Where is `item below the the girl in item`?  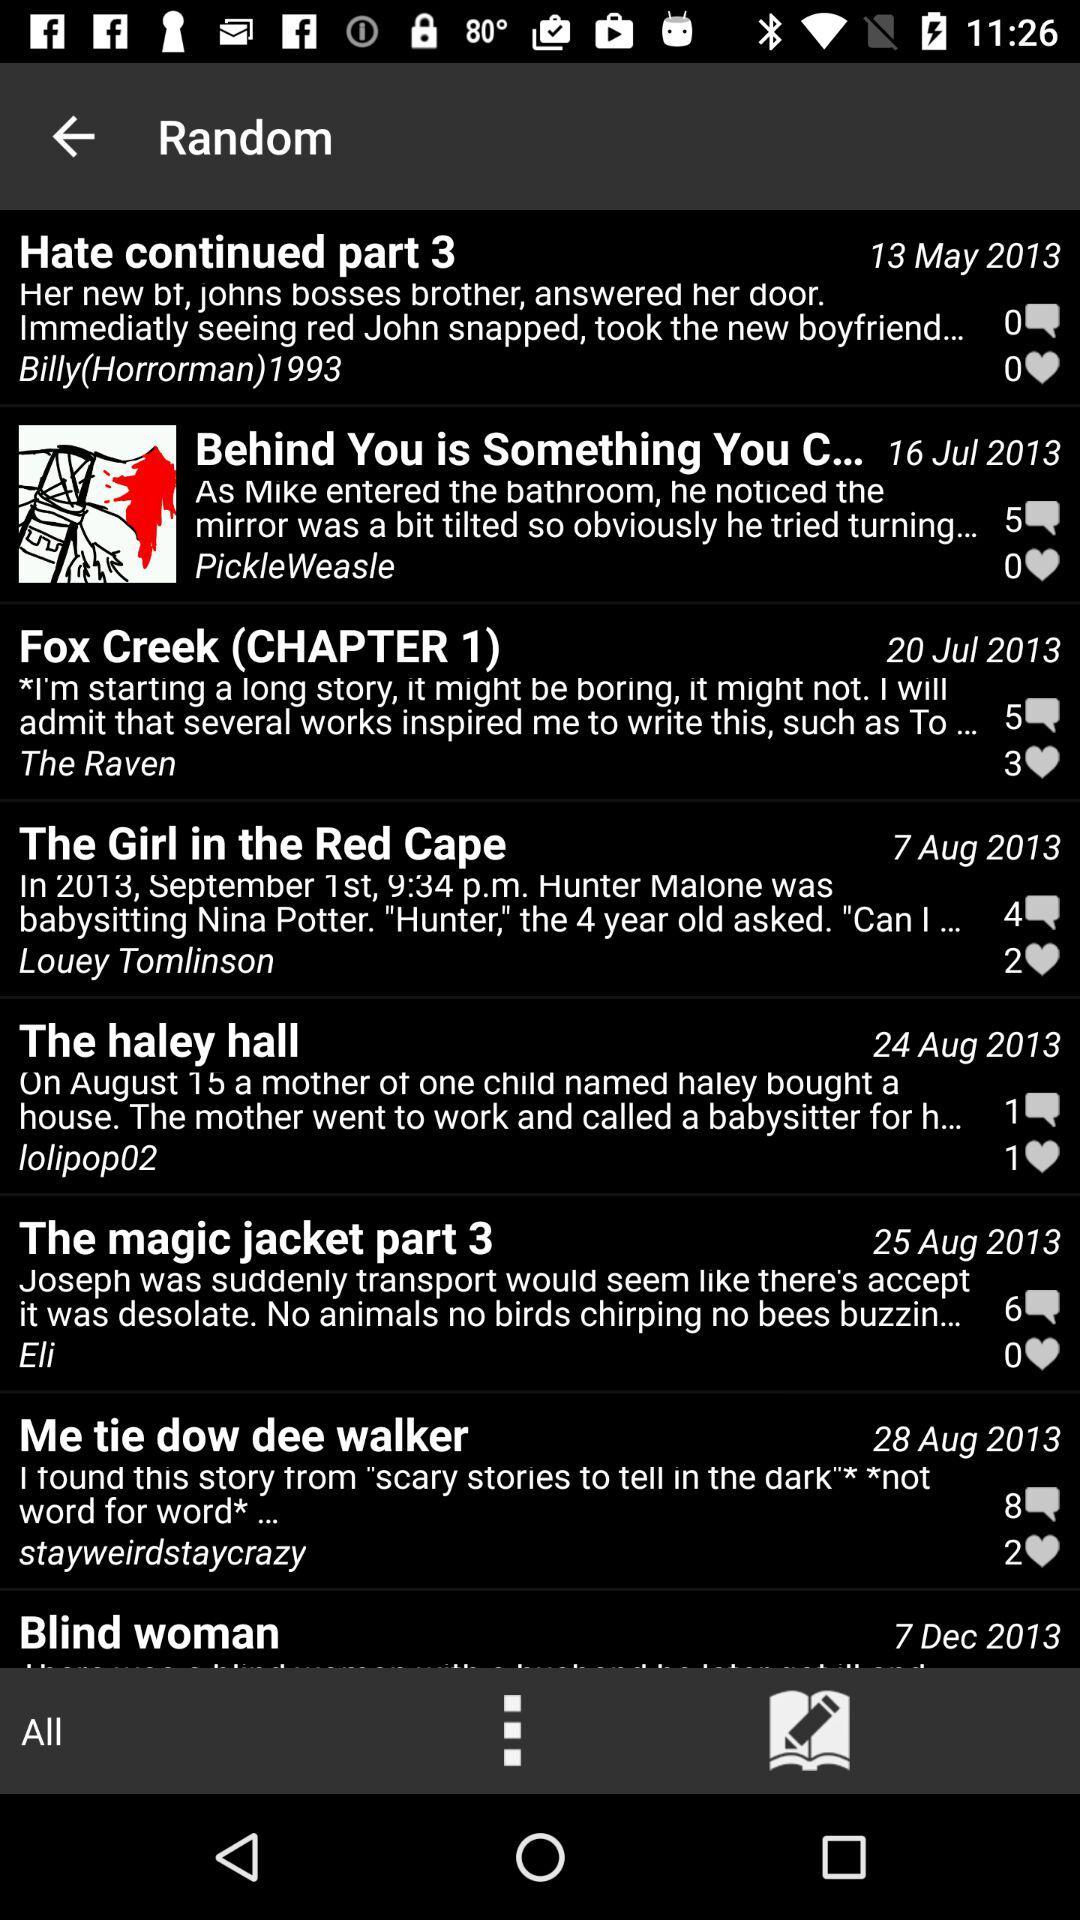 item below the the girl in item is located at coordinates (498, 907).